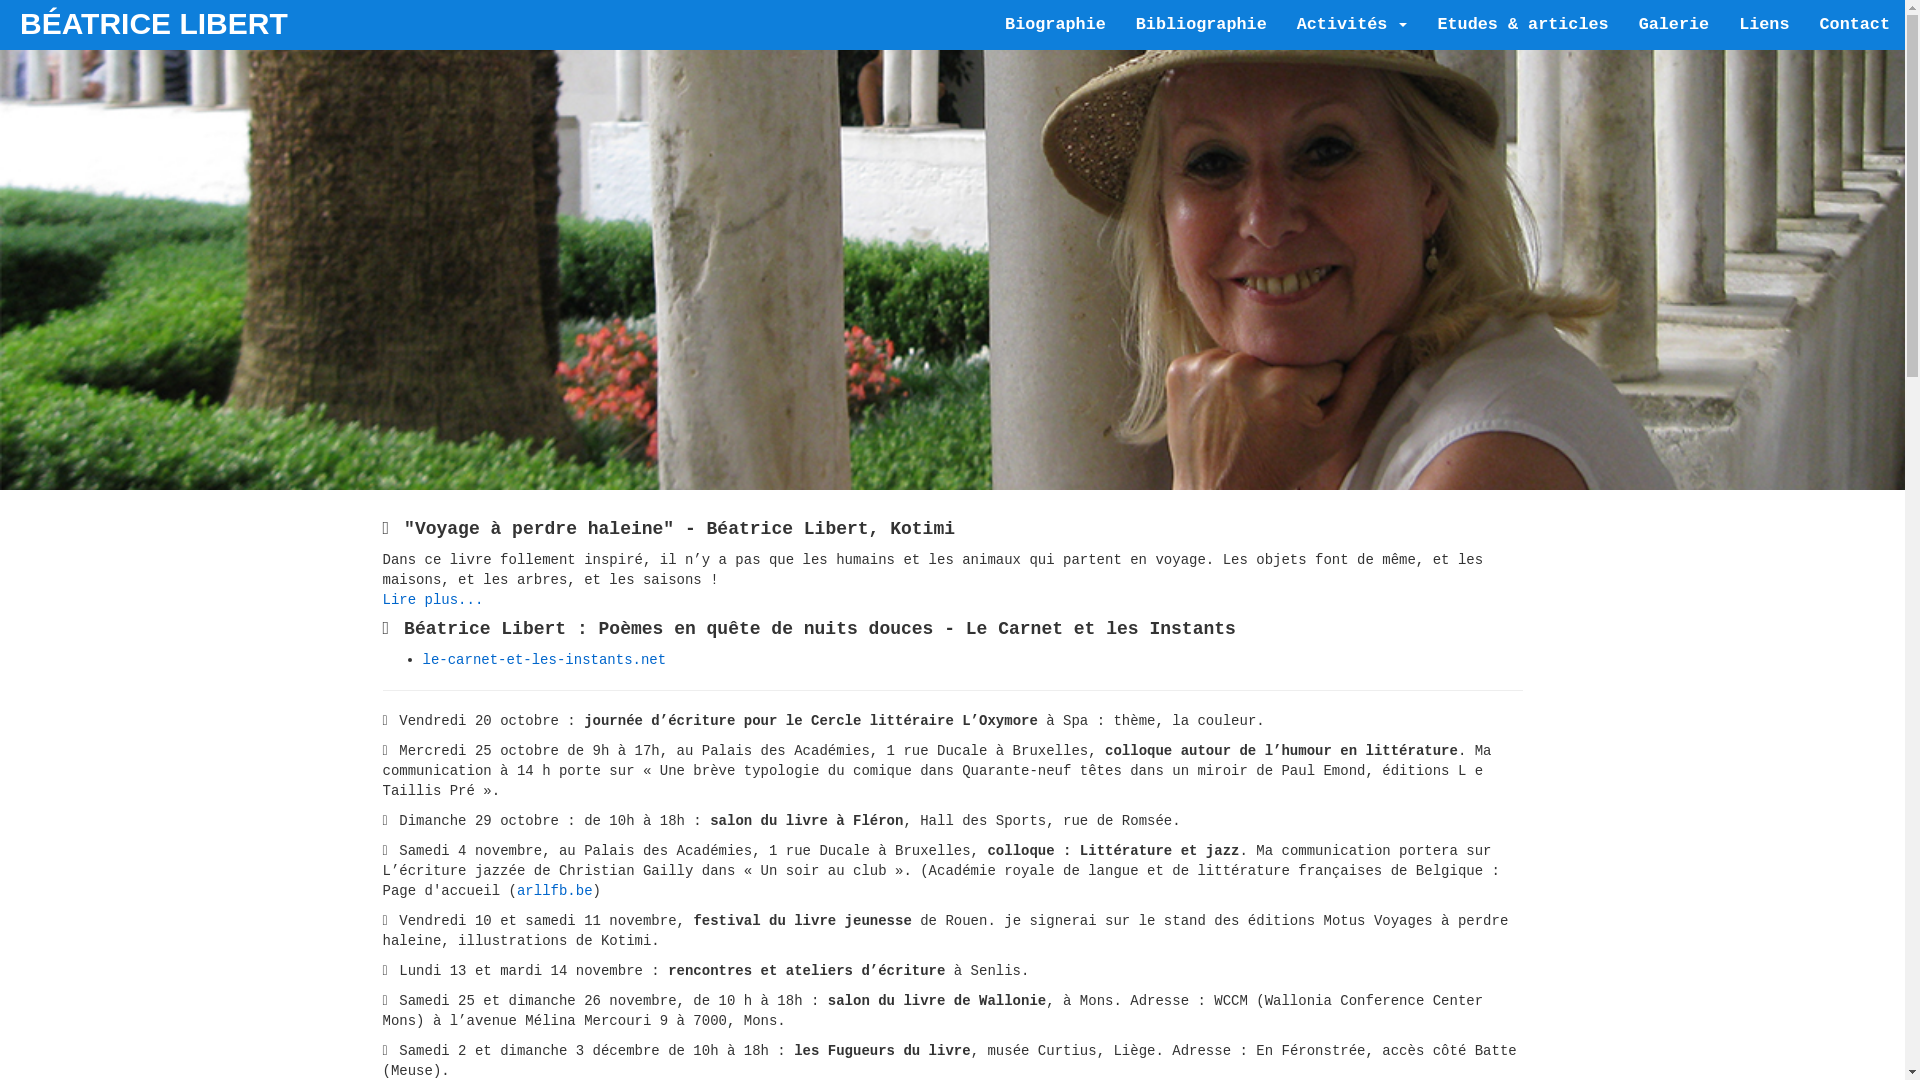 Image resolution: width=1920 pixels, height=1080 pixels. I want to click on 'Liens', so click(1763, 24).